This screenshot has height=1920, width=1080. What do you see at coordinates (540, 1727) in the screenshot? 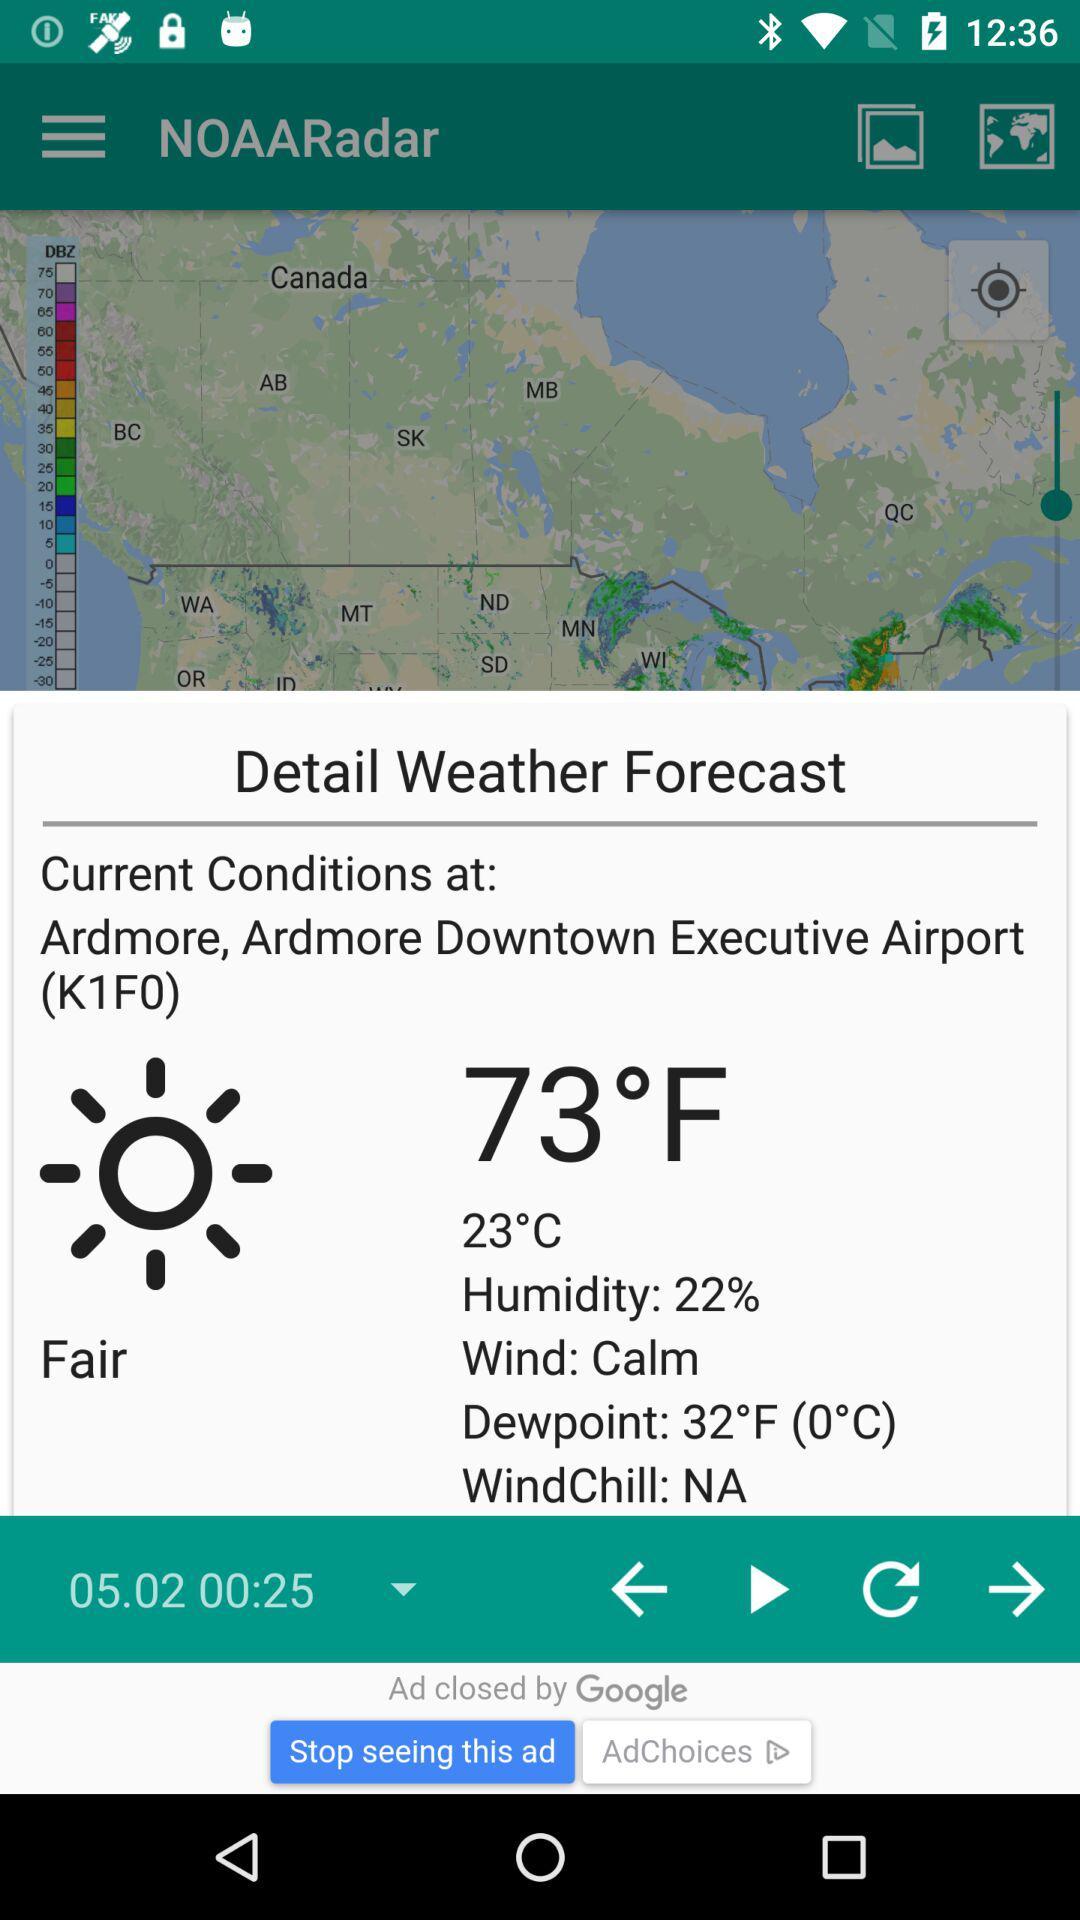
I see `advertisement` at bounding box center [540, 1727].